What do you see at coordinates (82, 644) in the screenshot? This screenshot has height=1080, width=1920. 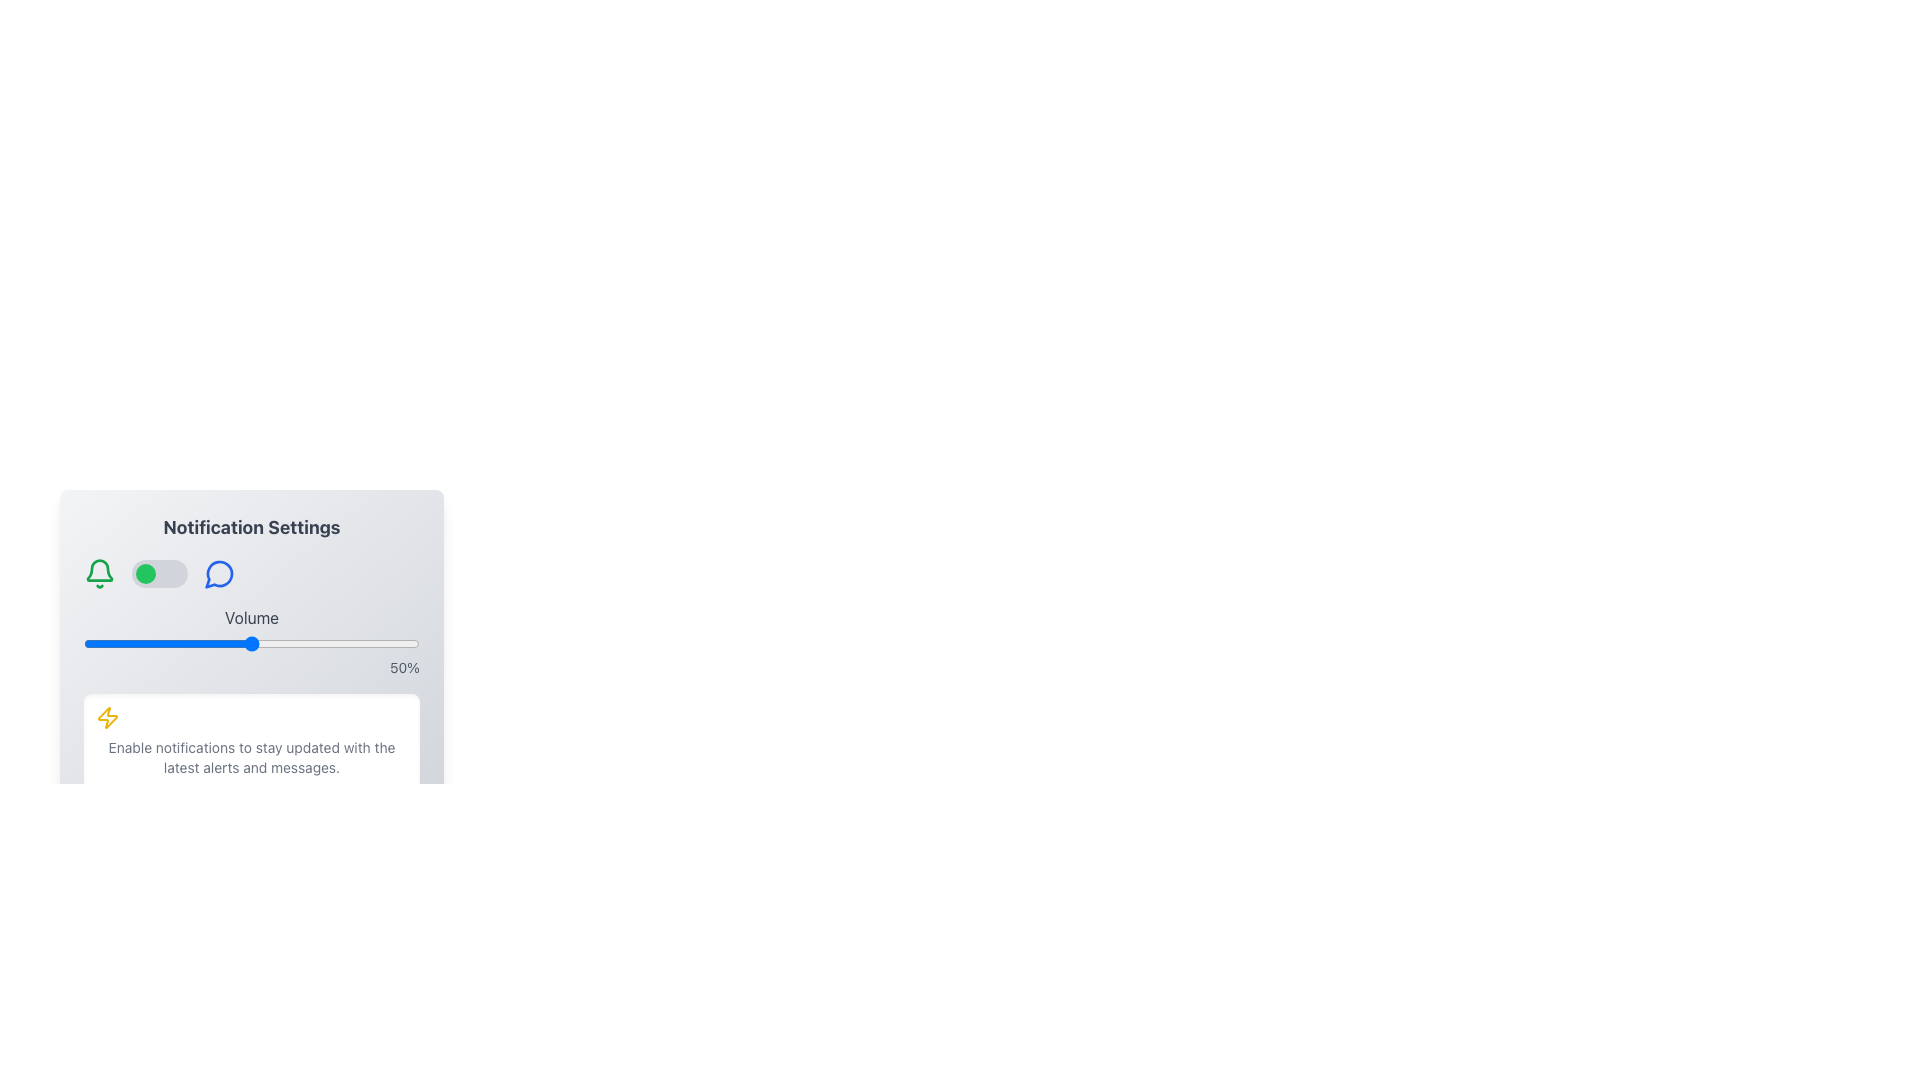 I see `the volume` at bounding box center [82, 644].